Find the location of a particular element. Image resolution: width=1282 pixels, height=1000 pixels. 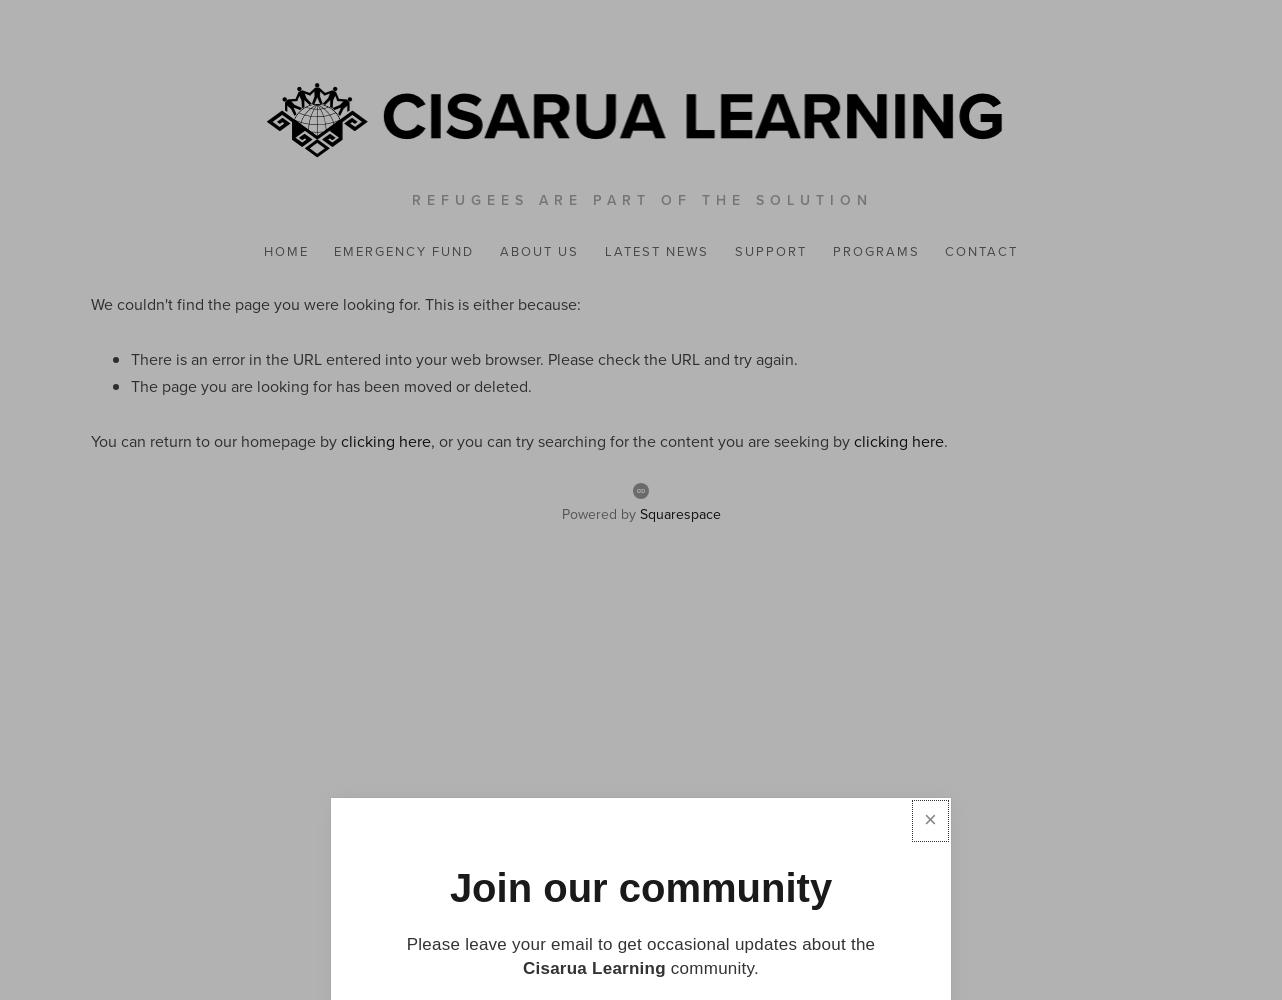

'Programs' is located at coordinates (875, 251).